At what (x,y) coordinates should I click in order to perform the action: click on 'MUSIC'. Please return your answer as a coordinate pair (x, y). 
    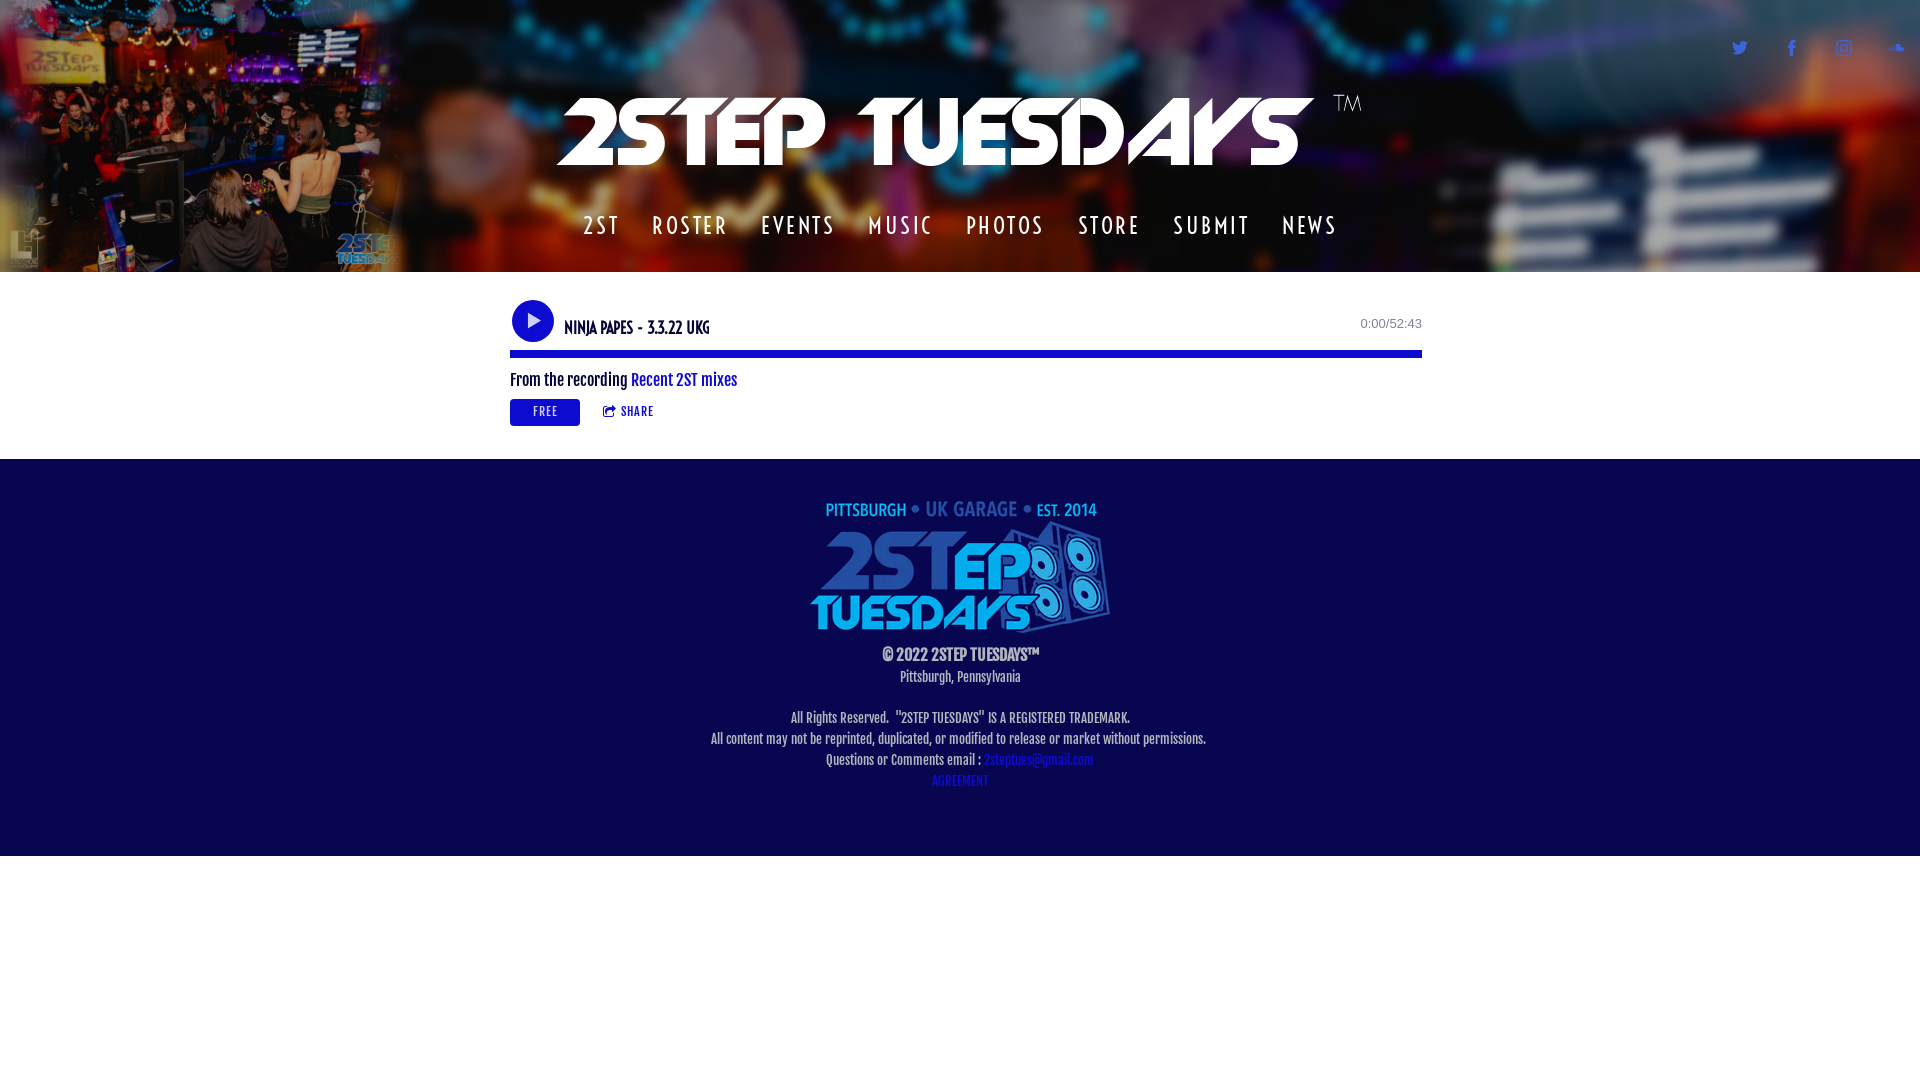
    Looking at the image, I should click on (900, 224).